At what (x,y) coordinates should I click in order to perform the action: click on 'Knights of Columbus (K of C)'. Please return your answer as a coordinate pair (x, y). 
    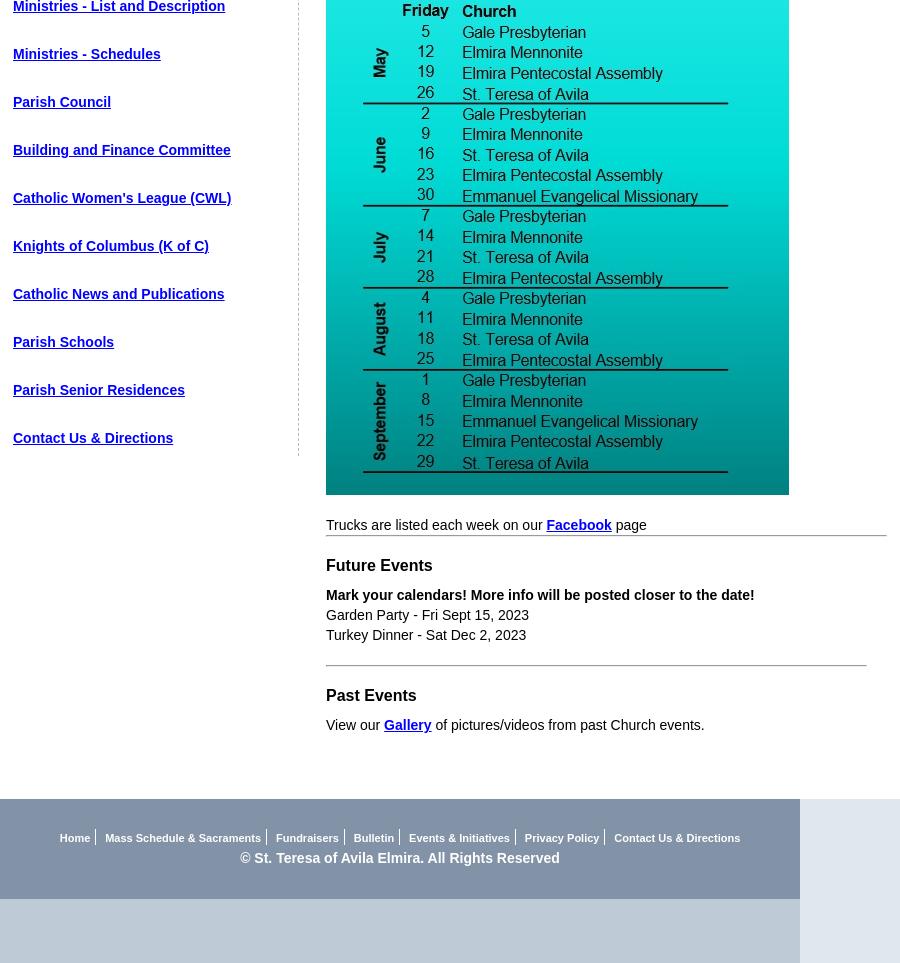
    Looking at the image, I should click on (109, 246).